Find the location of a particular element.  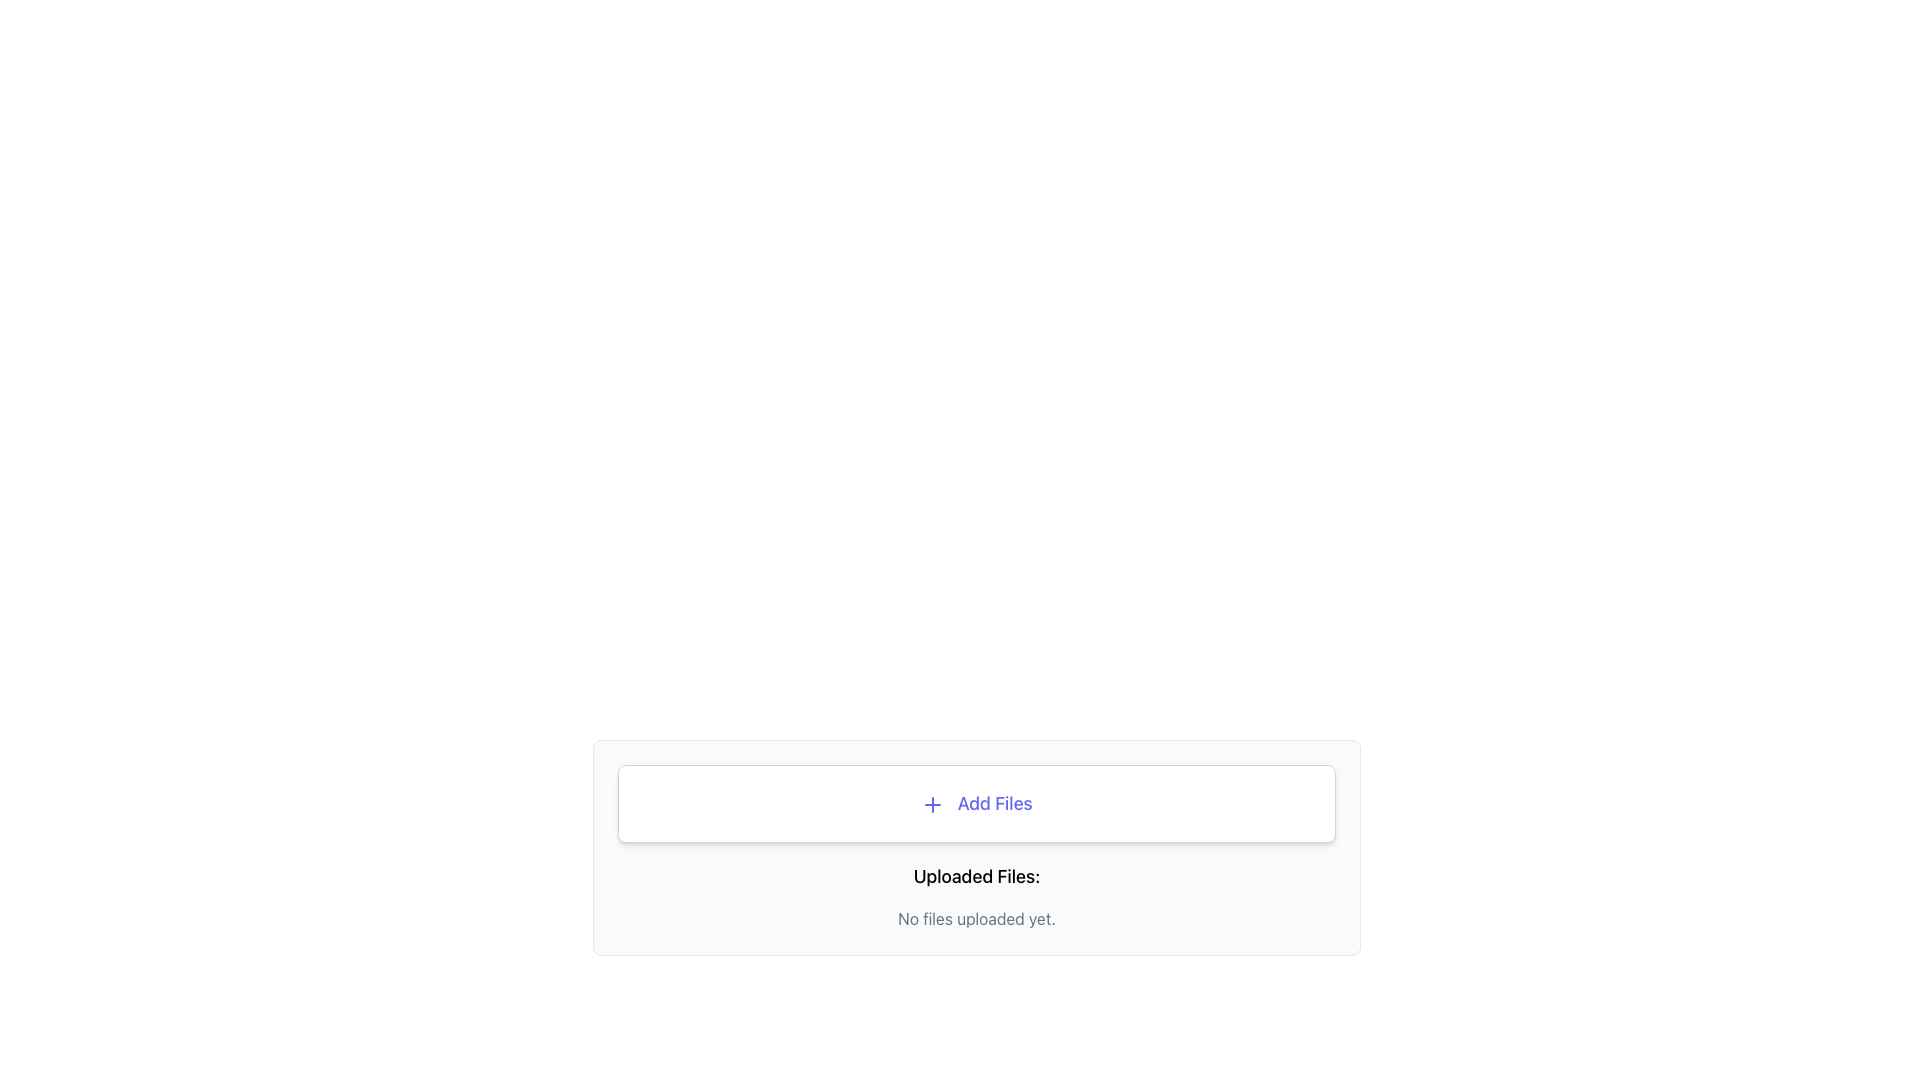

the 'Add Files' button element, which includes an indigo text and a plus icon is located at coordinates (976, 802).